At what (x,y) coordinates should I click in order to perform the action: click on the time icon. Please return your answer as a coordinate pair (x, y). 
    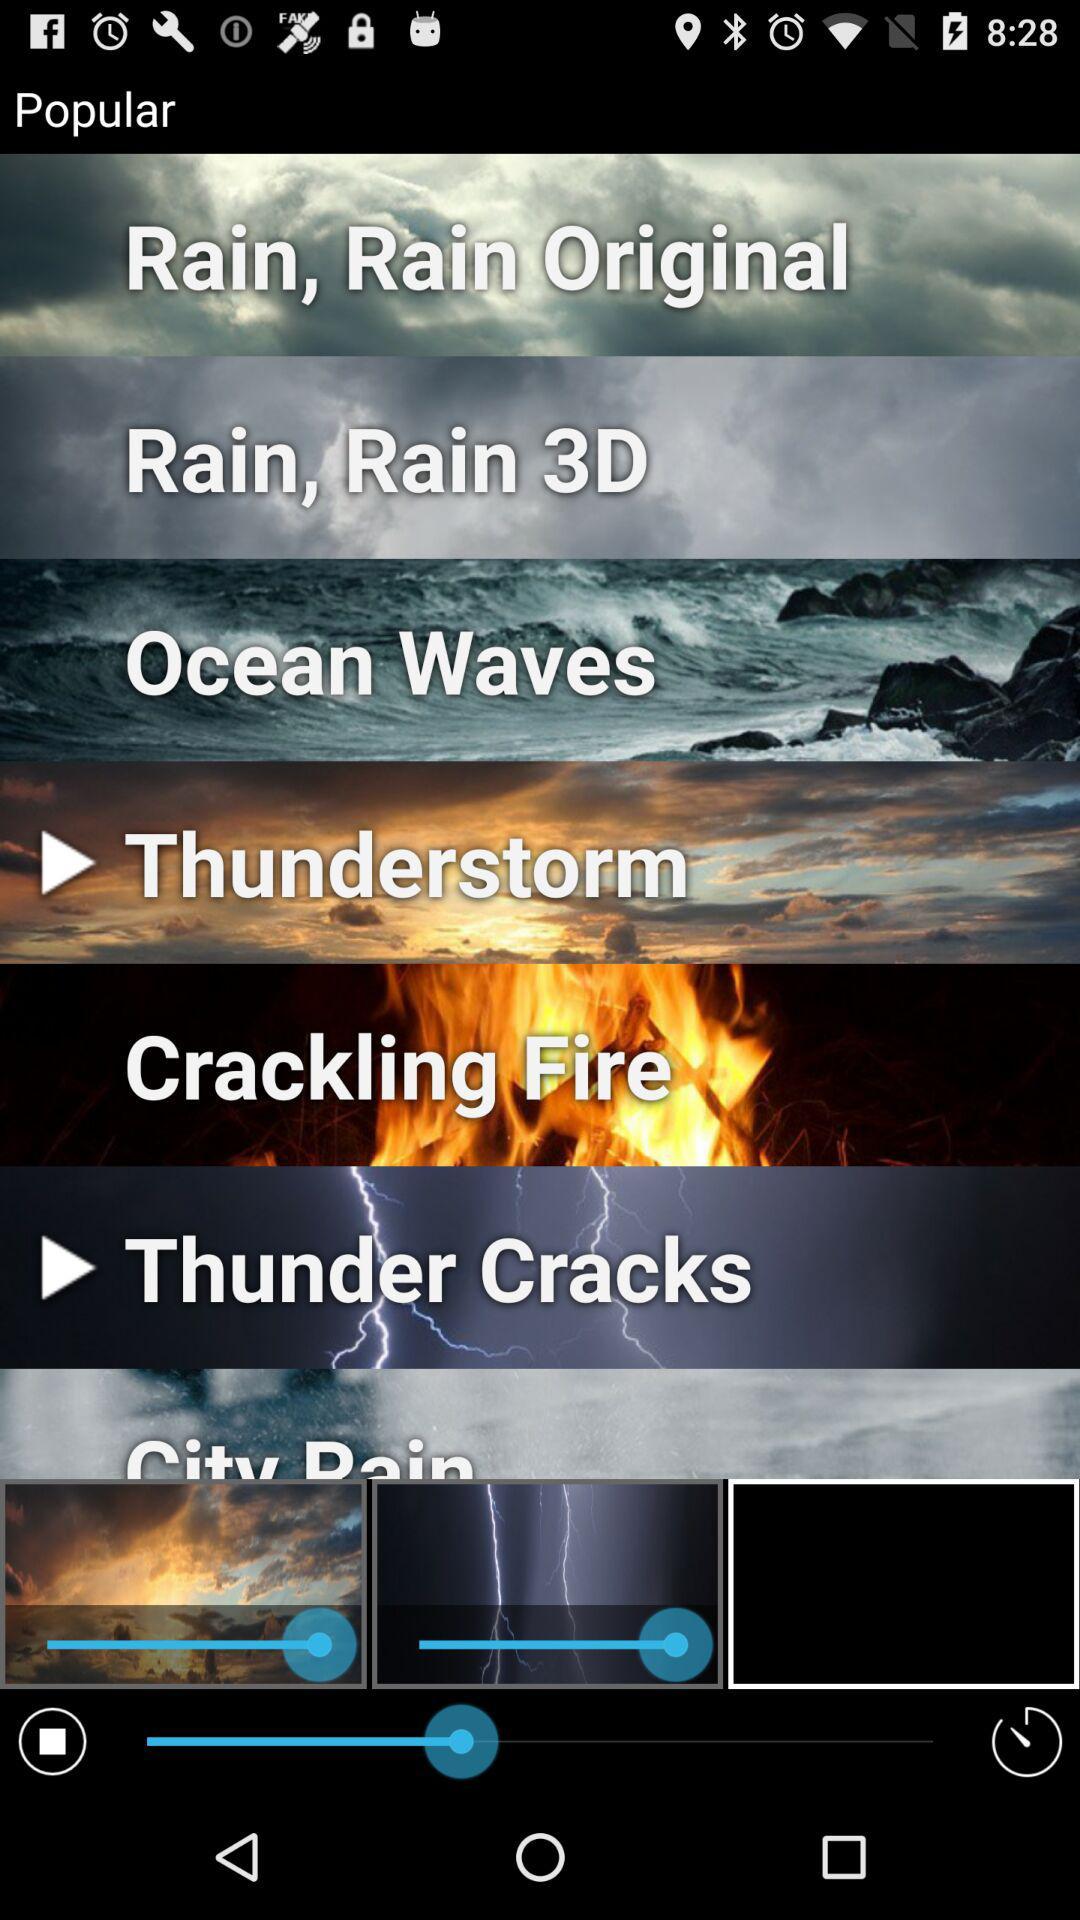
    Looking at the image, I should click on (1027, 1862).